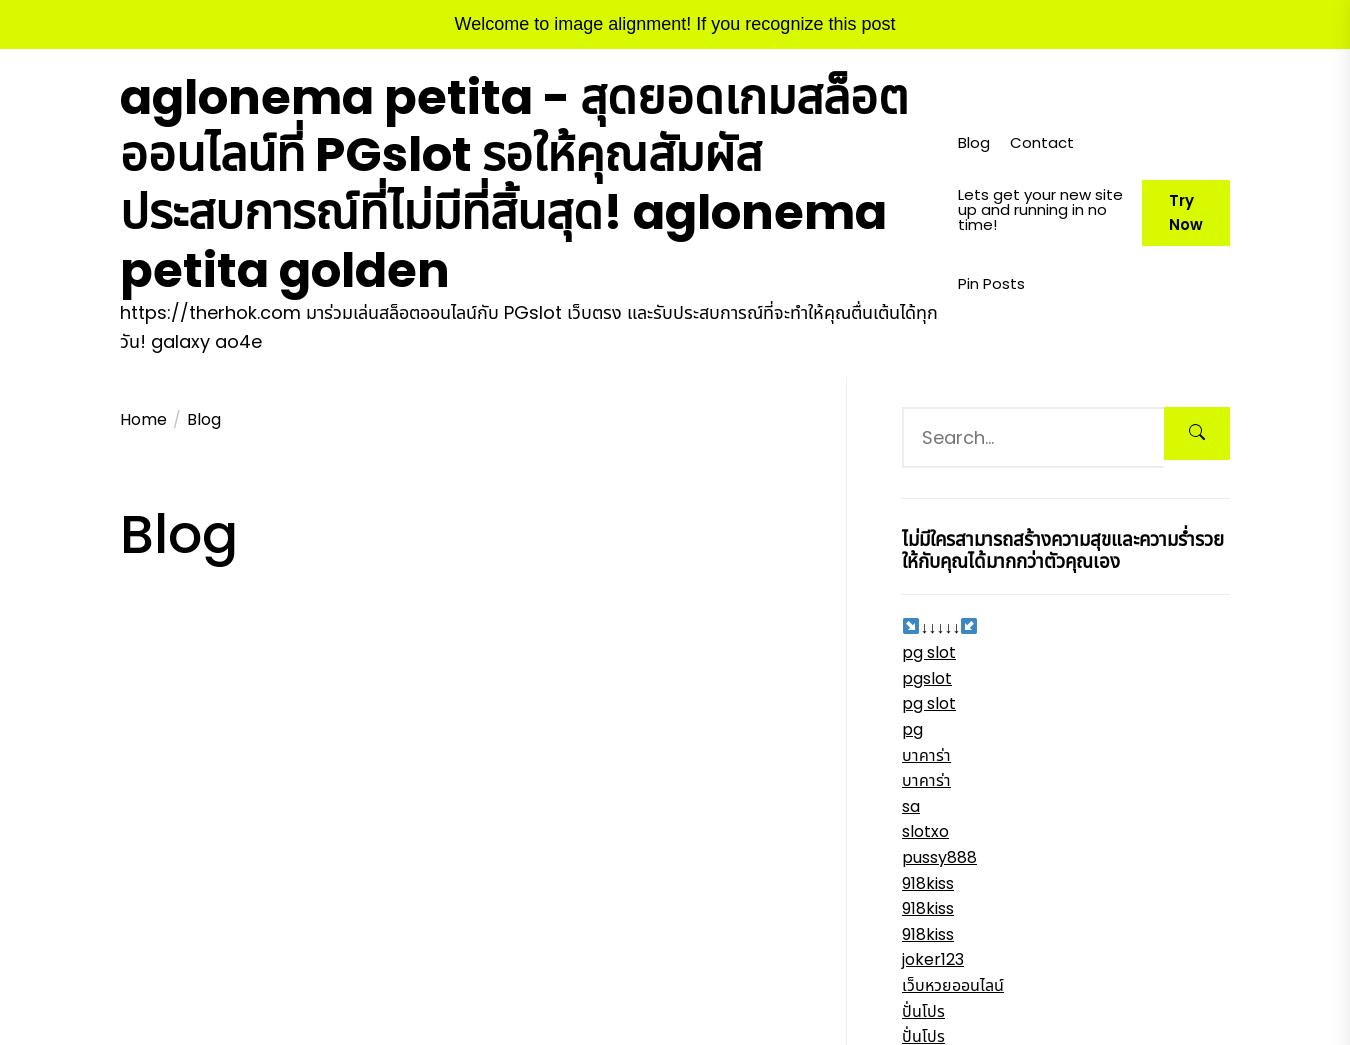 This screenshot has width=1350, height=1045. Describe the element at coordinates (931, 958) in the screenshot. I see `'joker123'` at that location.